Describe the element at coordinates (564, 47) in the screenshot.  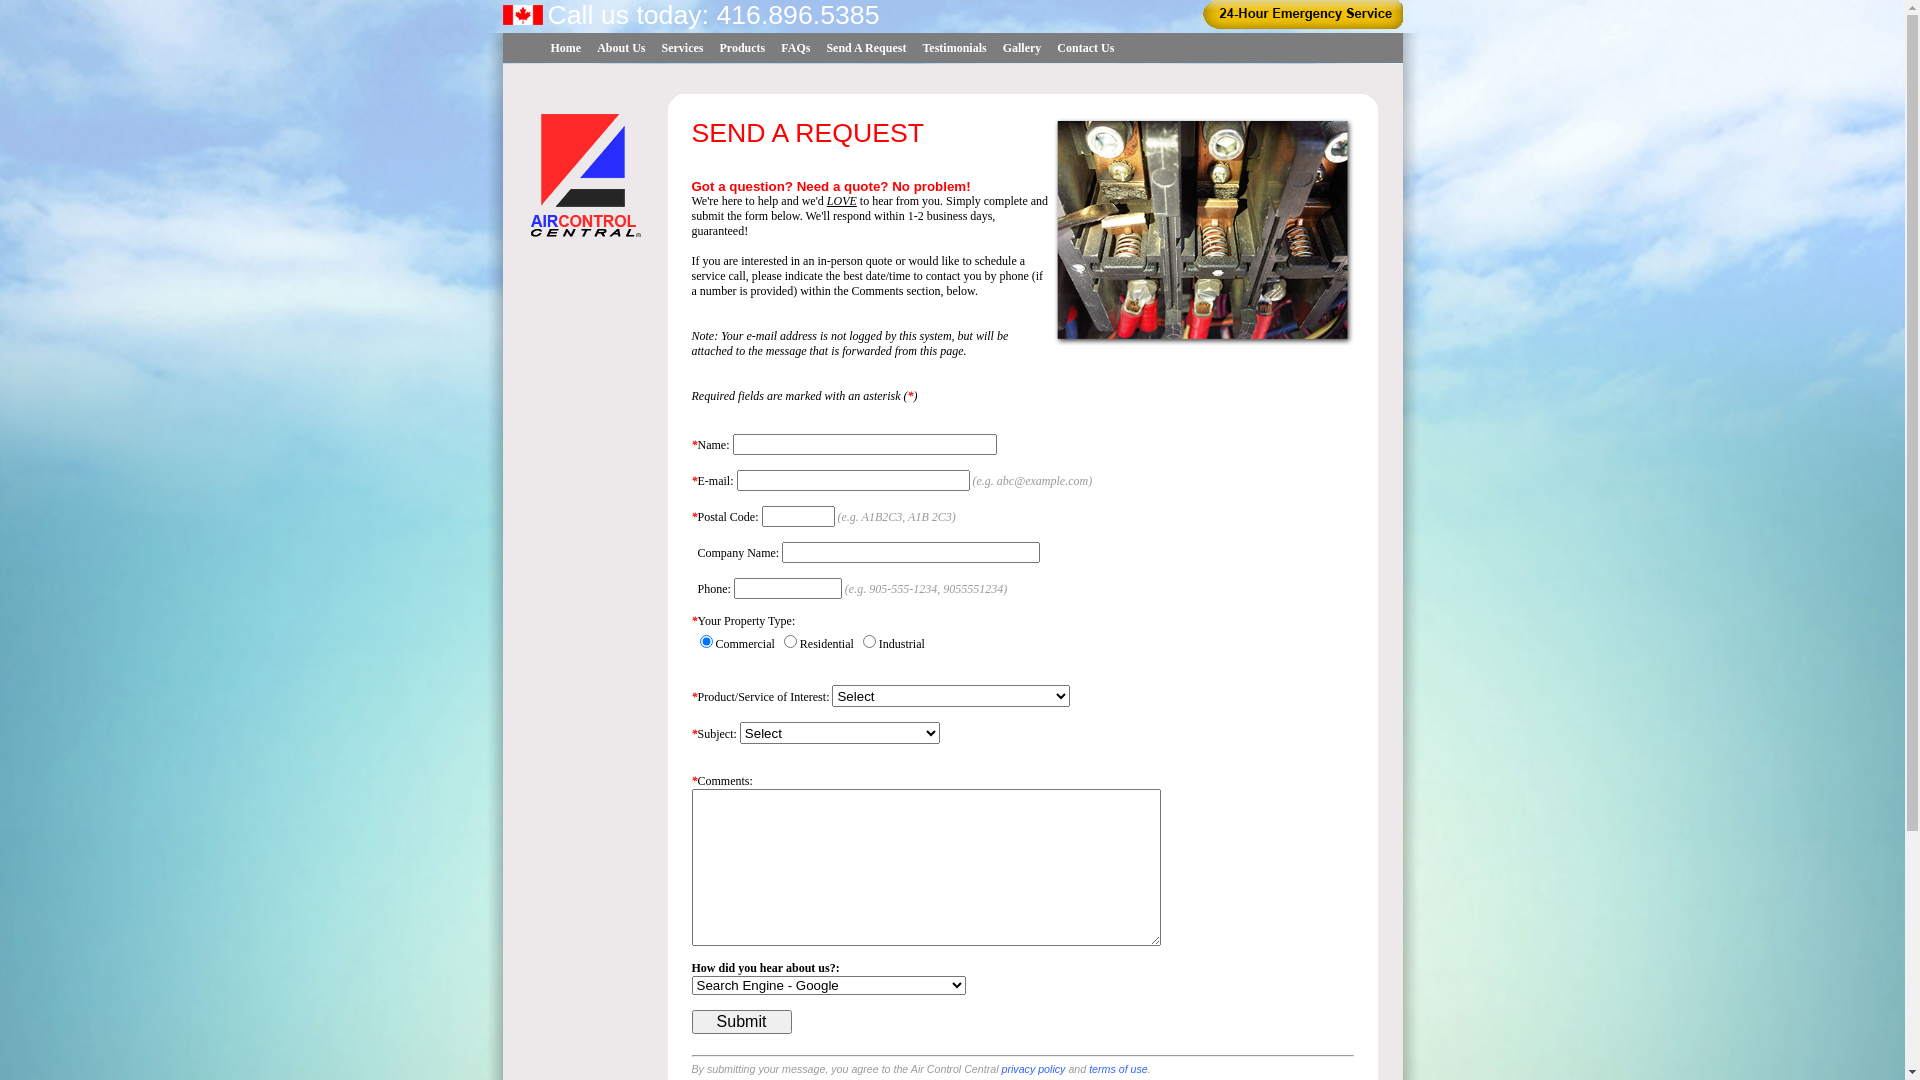
I see `'Home'` at that location.